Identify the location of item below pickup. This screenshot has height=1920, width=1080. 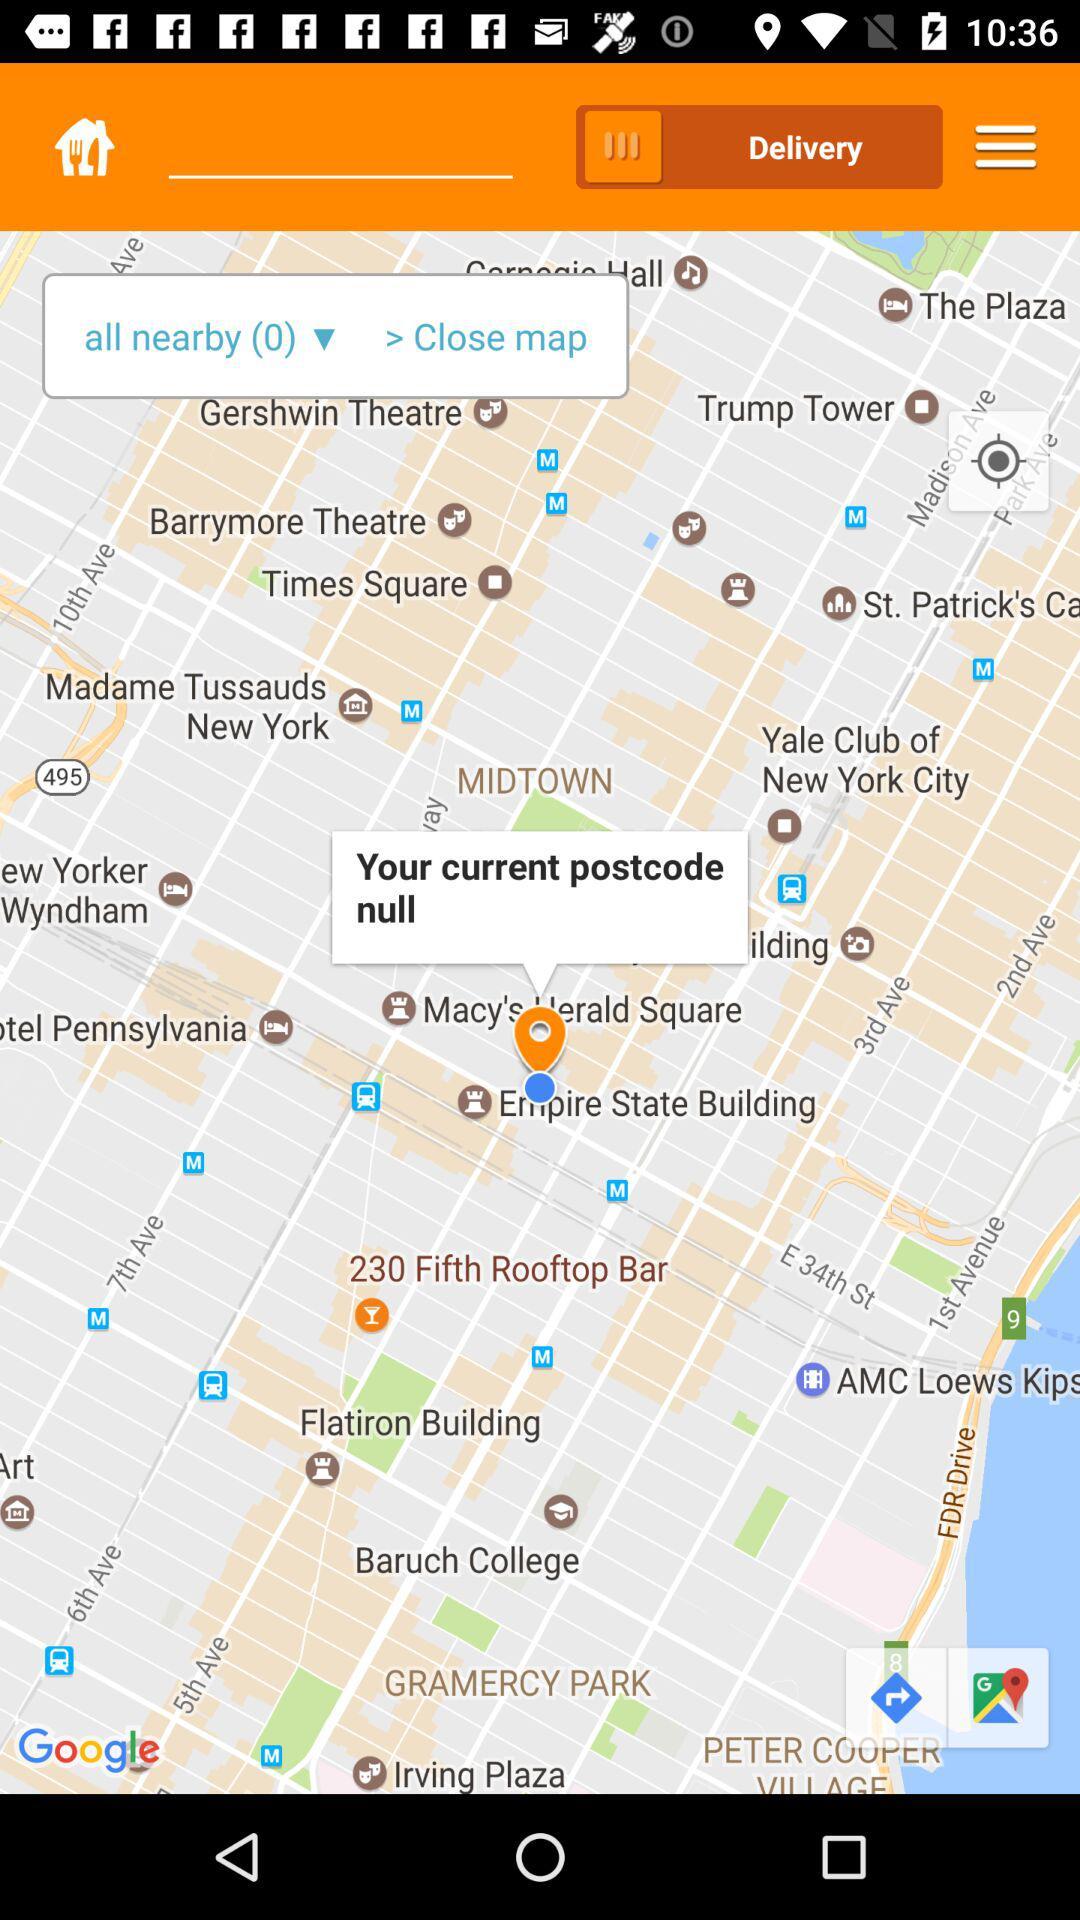
(486, 336).